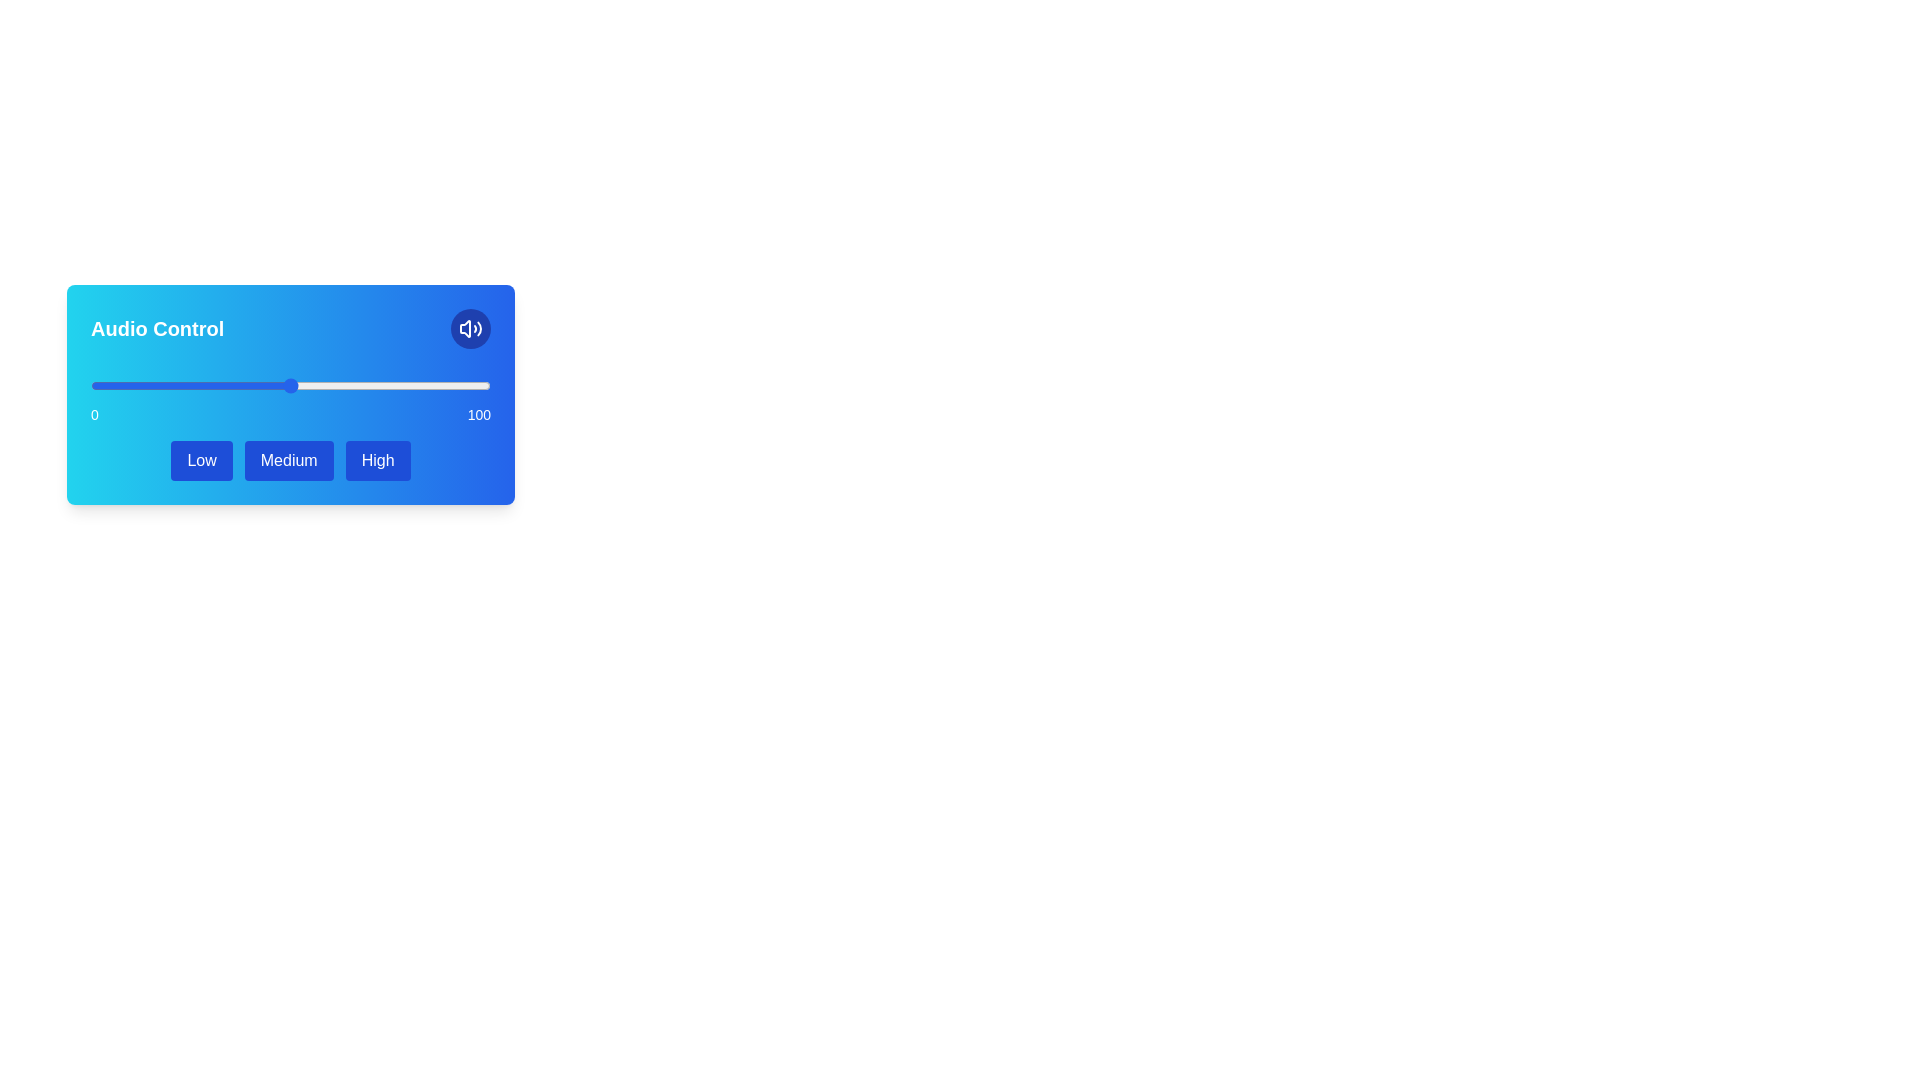 The width and height of the screenshot is (1920, 1080). I want to click on the static speaker icon located in the top-right corner of the audio control interface panel, which represents sound emission, so click(464, 327).